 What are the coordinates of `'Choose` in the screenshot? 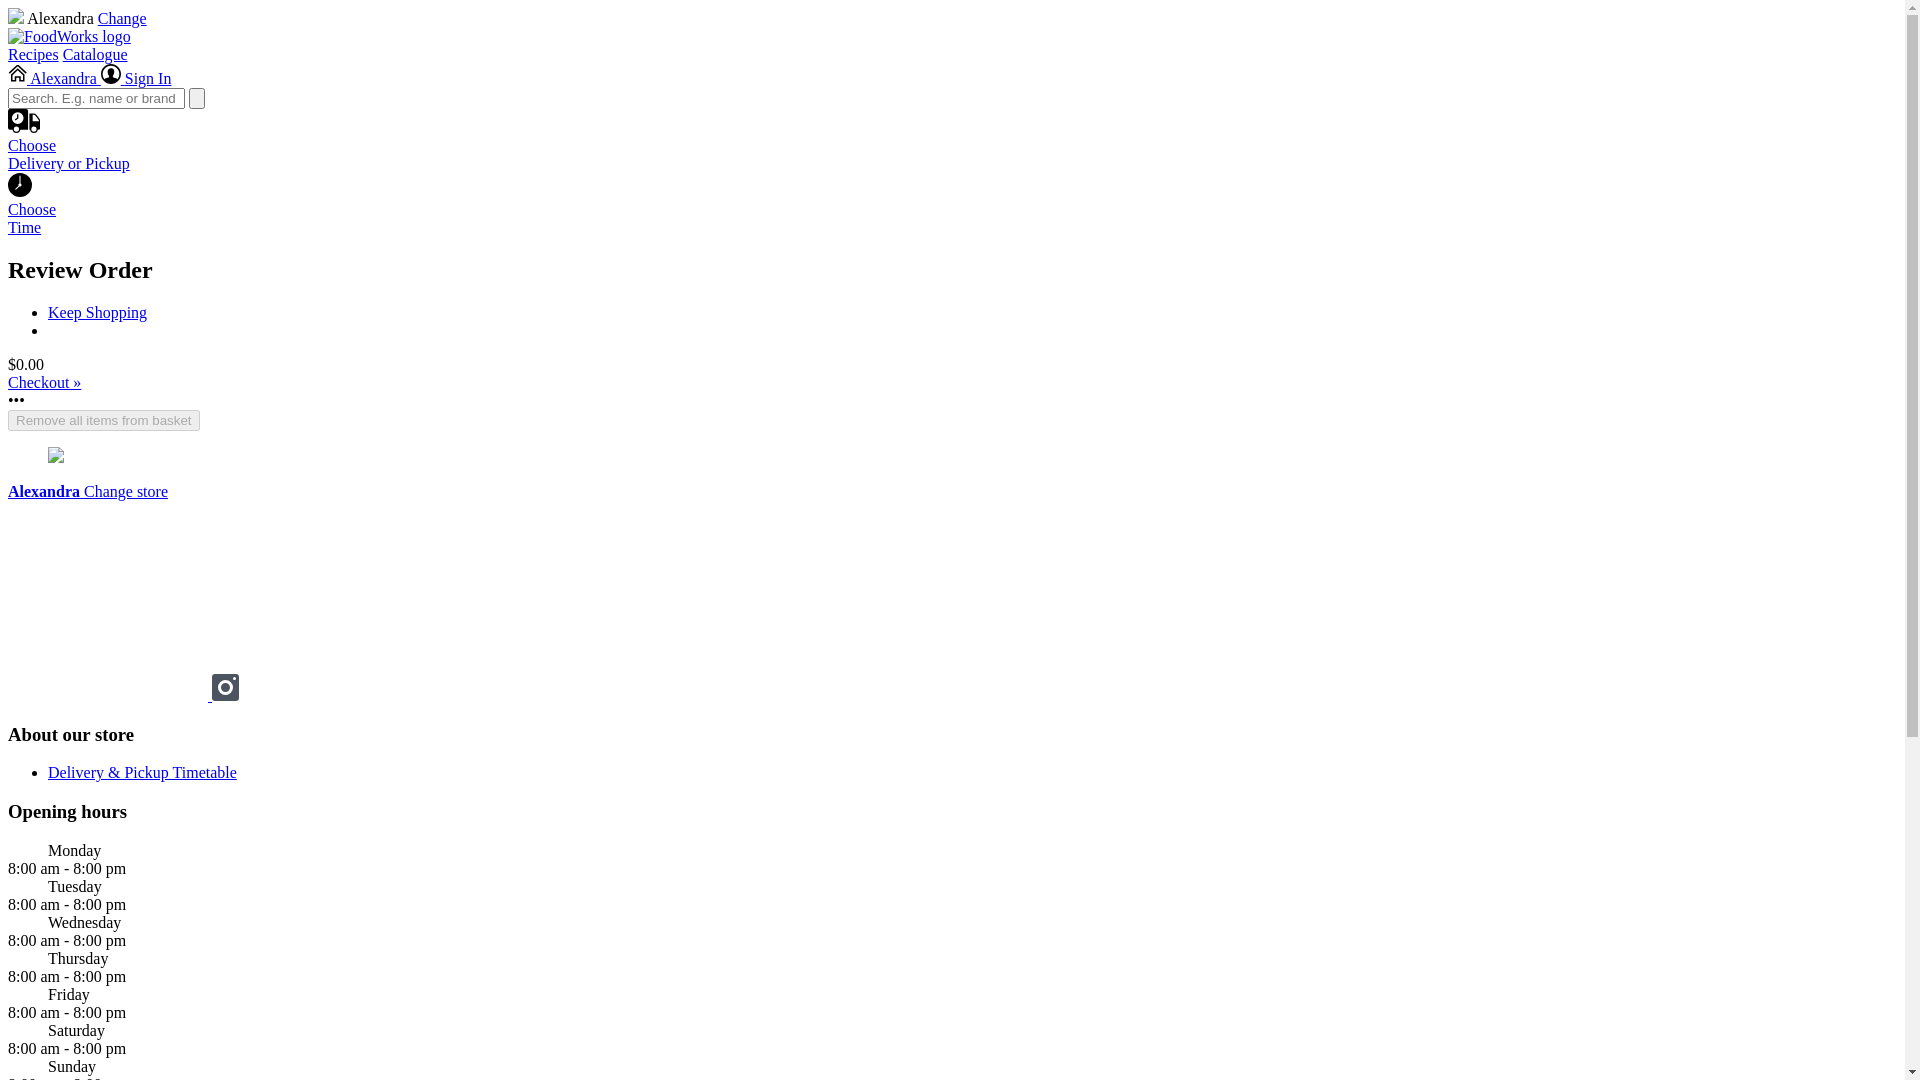 It's located at (8, 158).